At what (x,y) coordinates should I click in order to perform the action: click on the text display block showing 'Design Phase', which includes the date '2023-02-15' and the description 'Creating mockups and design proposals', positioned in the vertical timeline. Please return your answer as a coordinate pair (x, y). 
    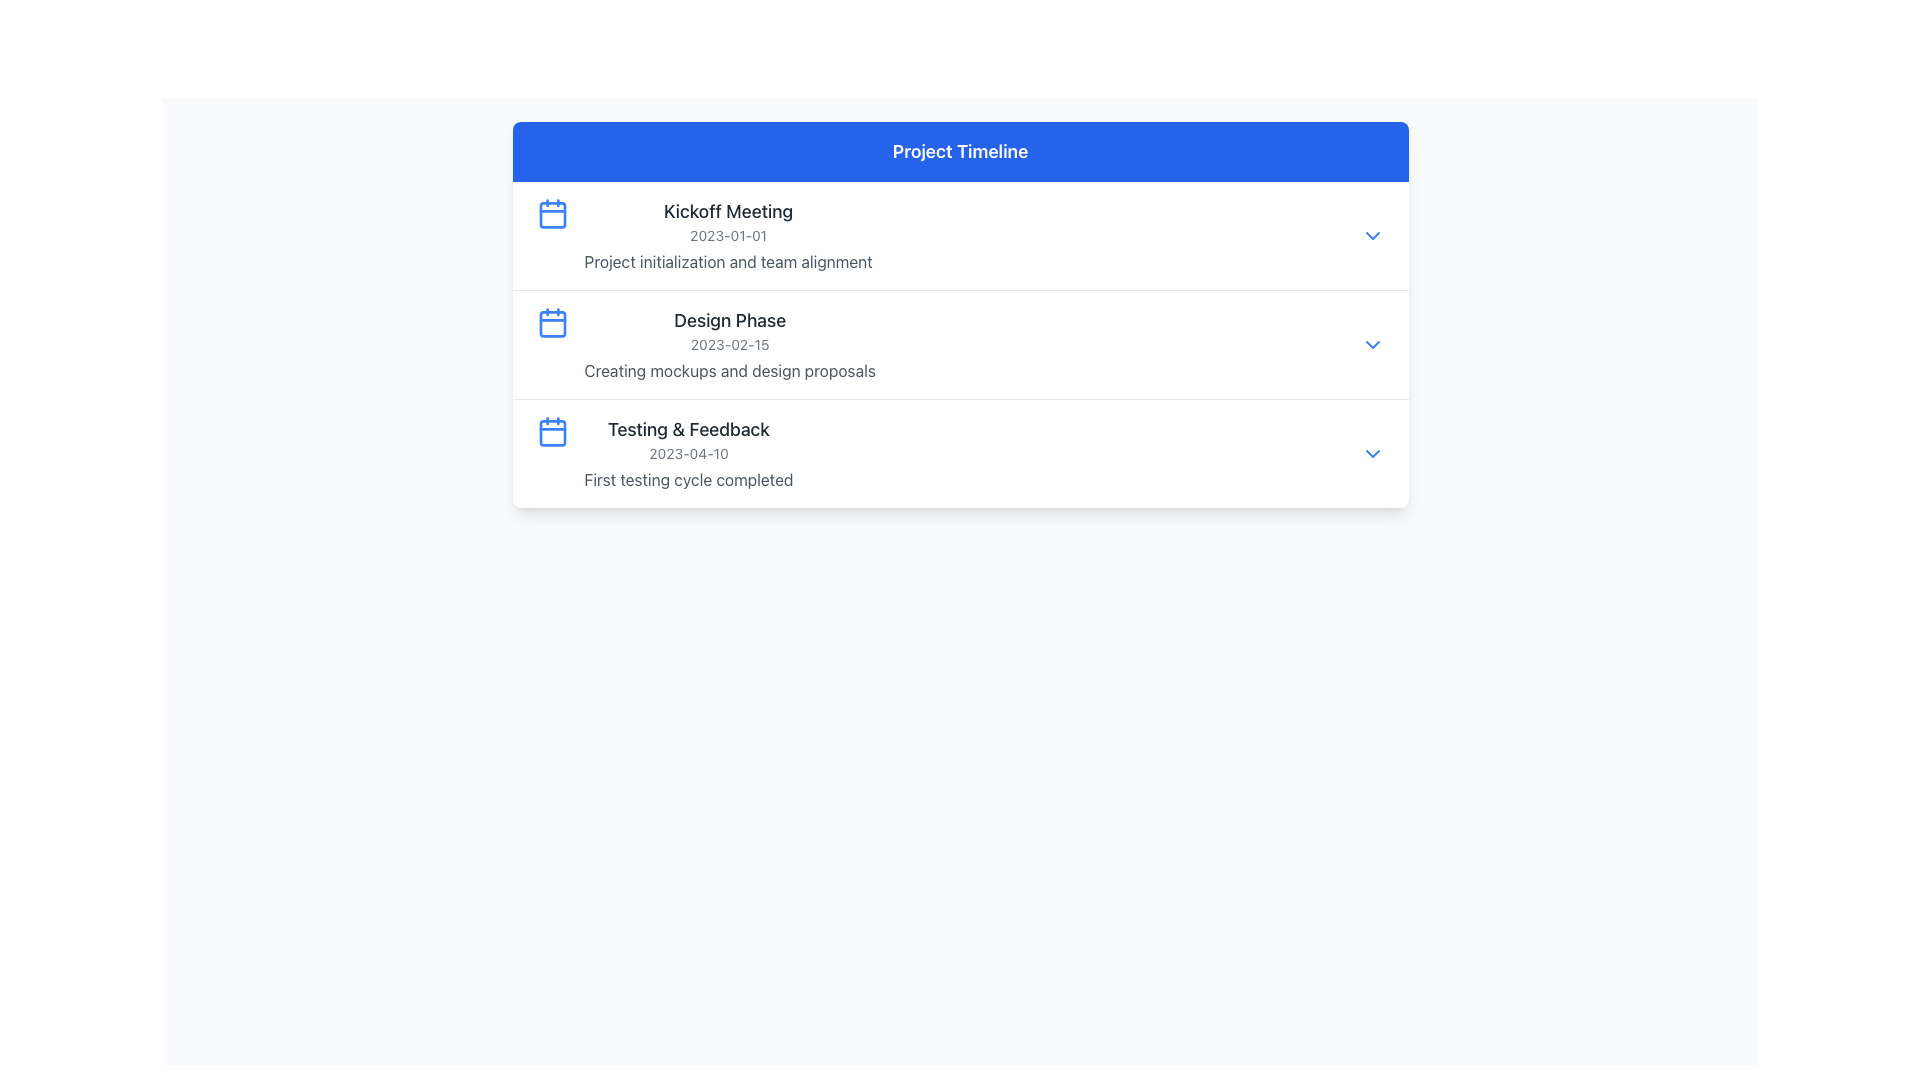
    Looking at the image, I should click on (729, 343).